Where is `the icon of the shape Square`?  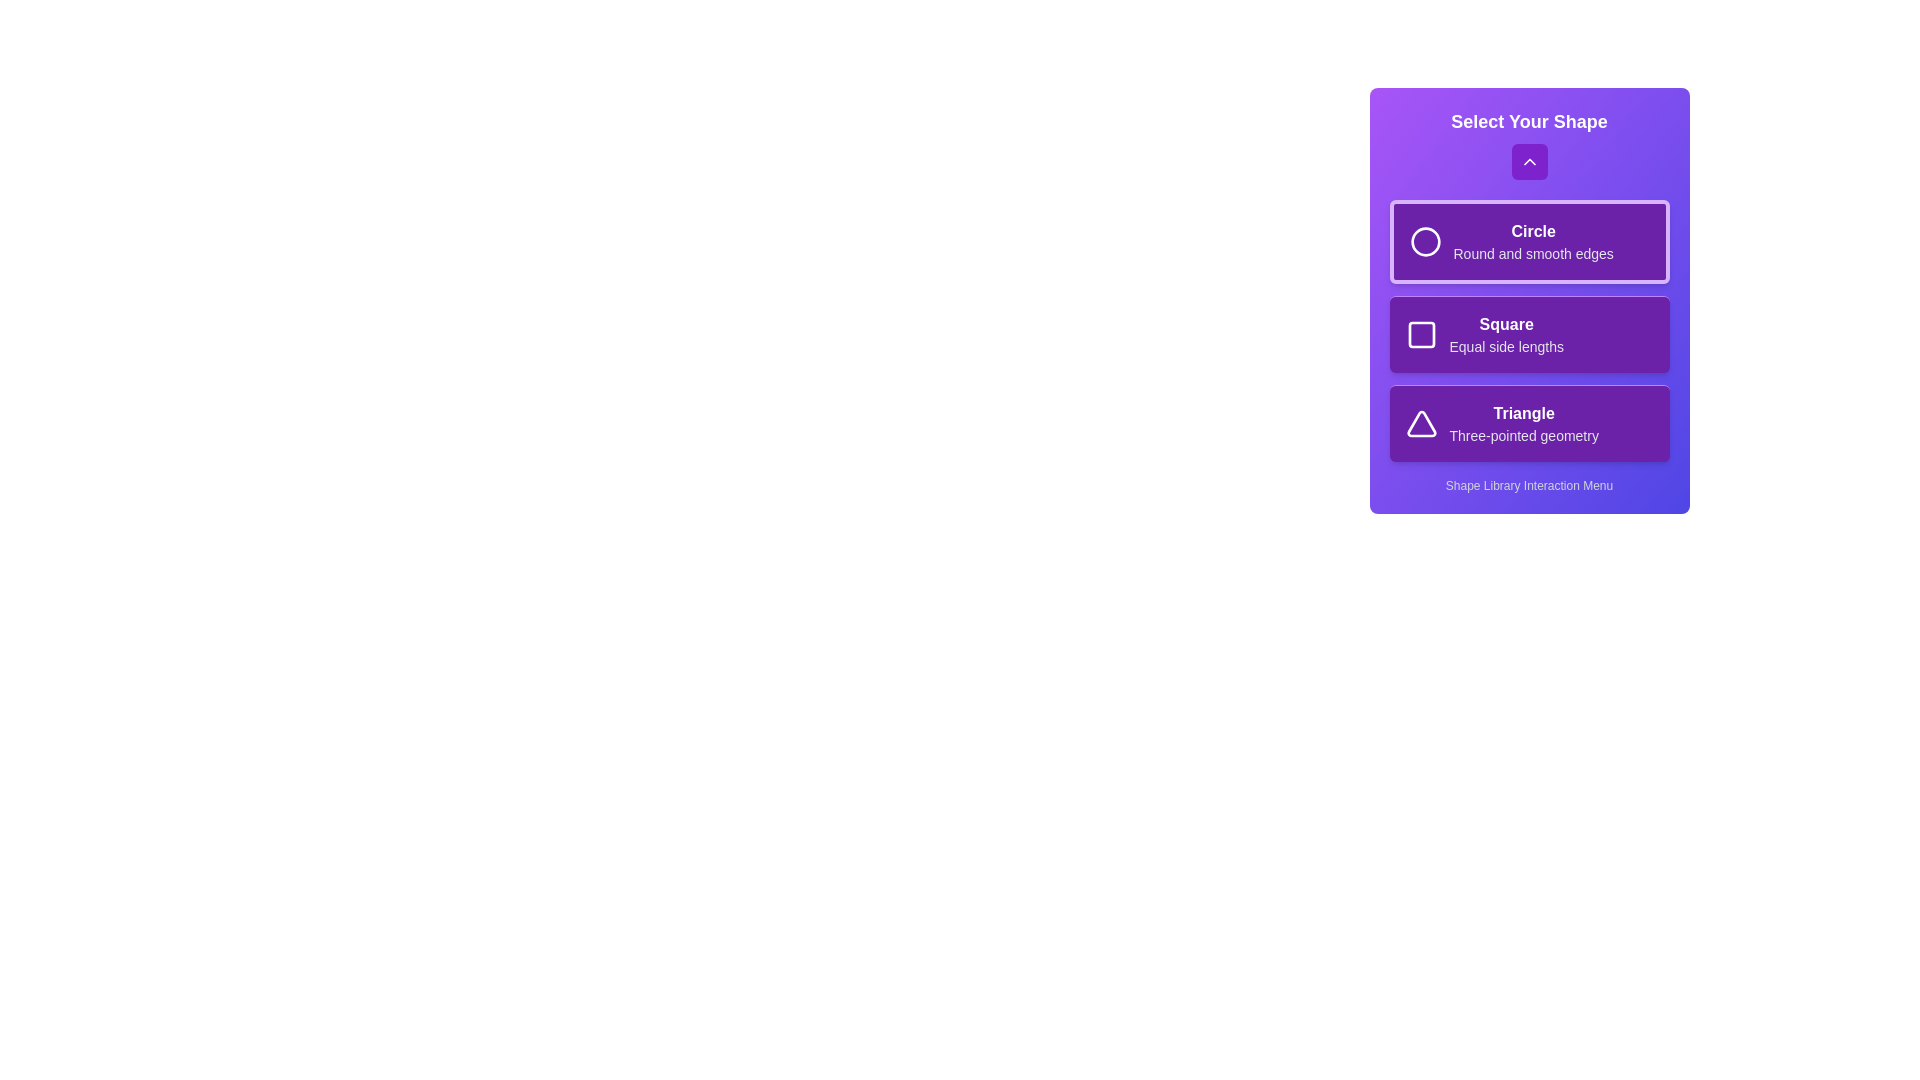
the icon of the shape Square is located at coordinates (1420, 334).